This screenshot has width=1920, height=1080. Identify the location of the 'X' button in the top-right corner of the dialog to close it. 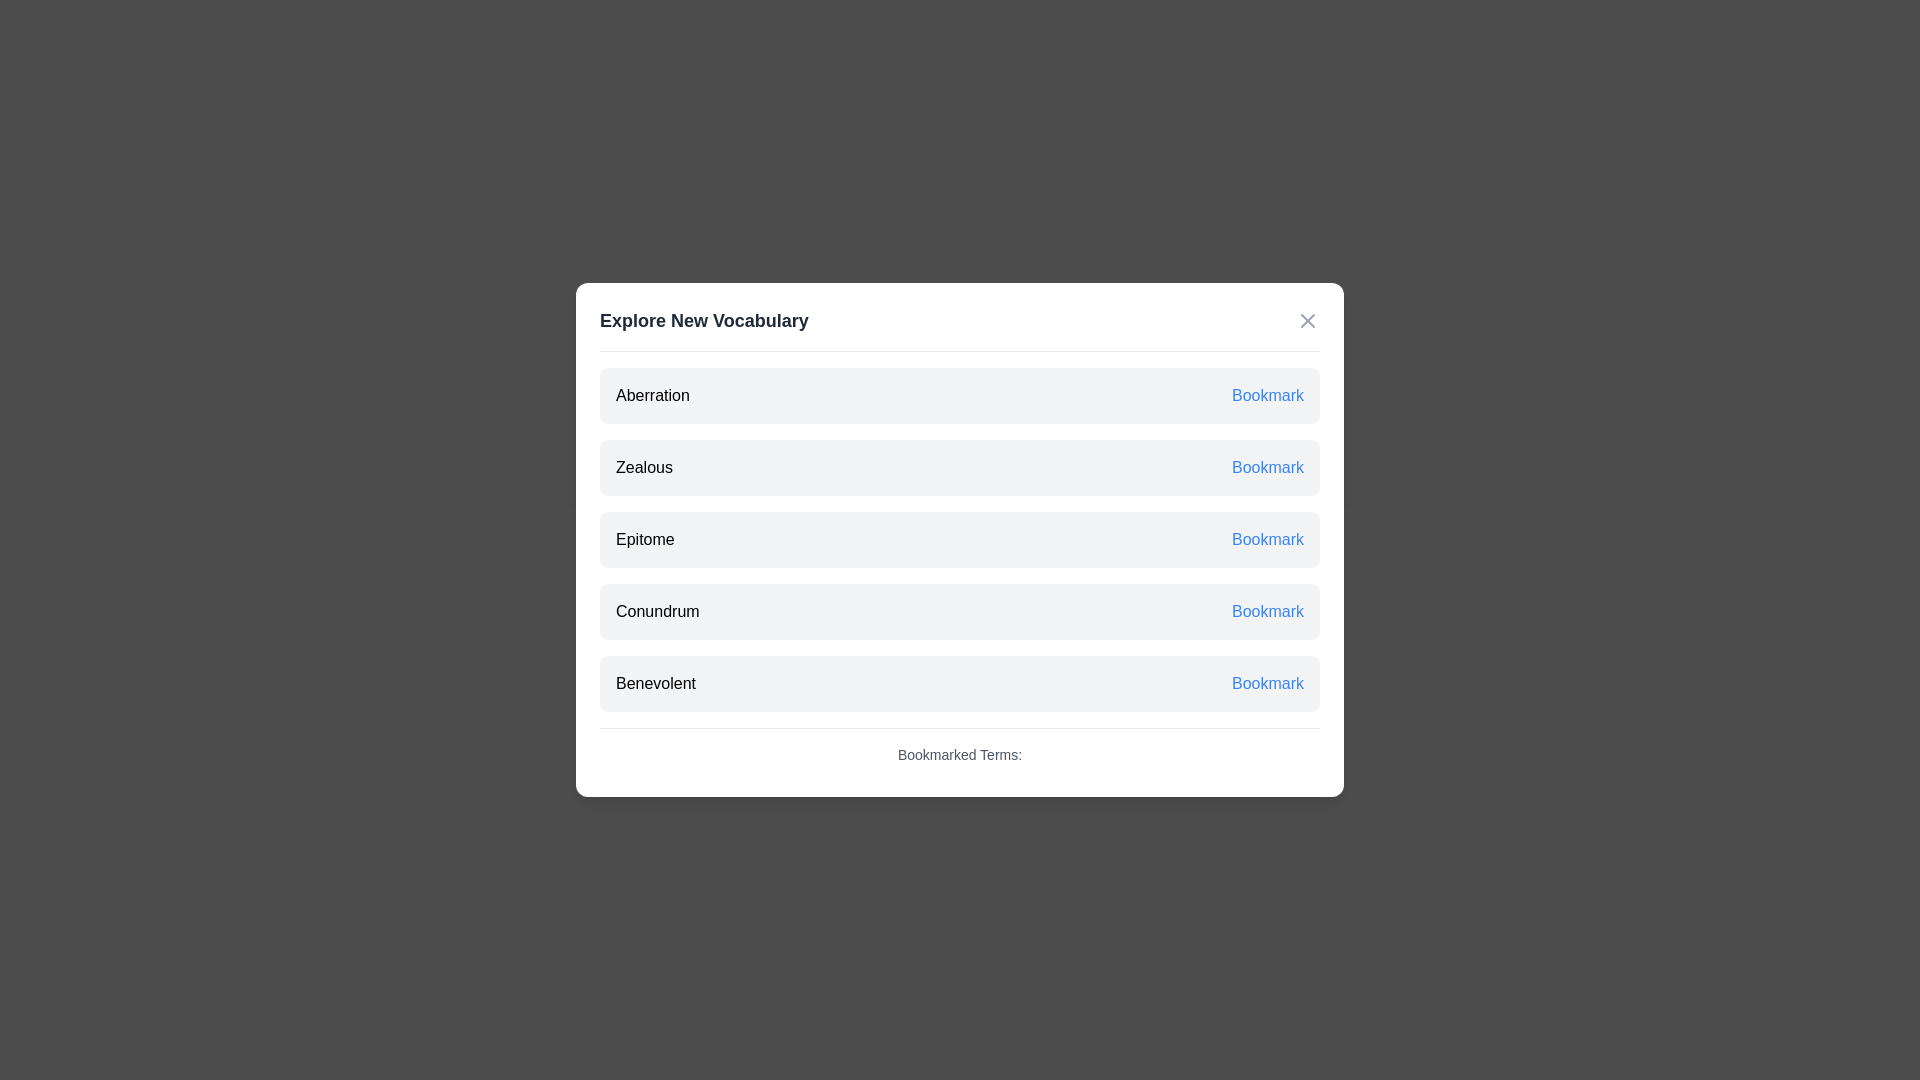
(1308, 319).